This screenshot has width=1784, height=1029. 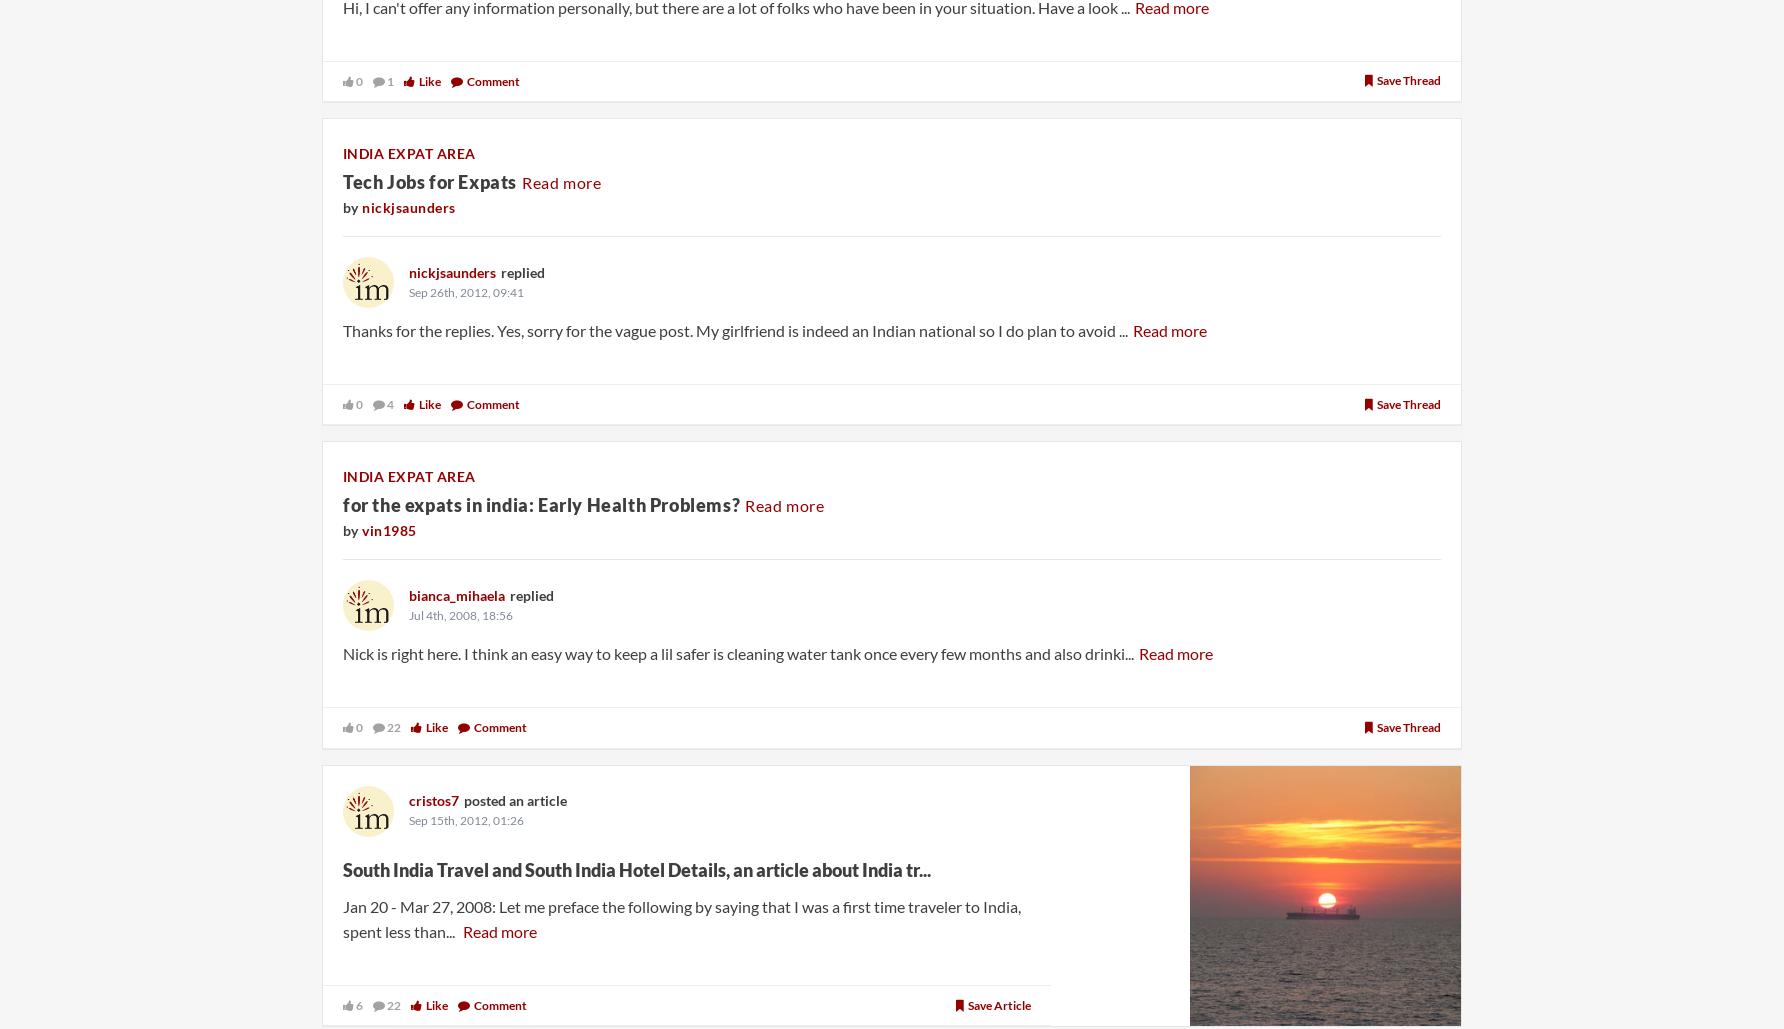 What do you see at coordinates (388, 79) in the screenshot?
I see `'1'` at bounding box center [388, 79].